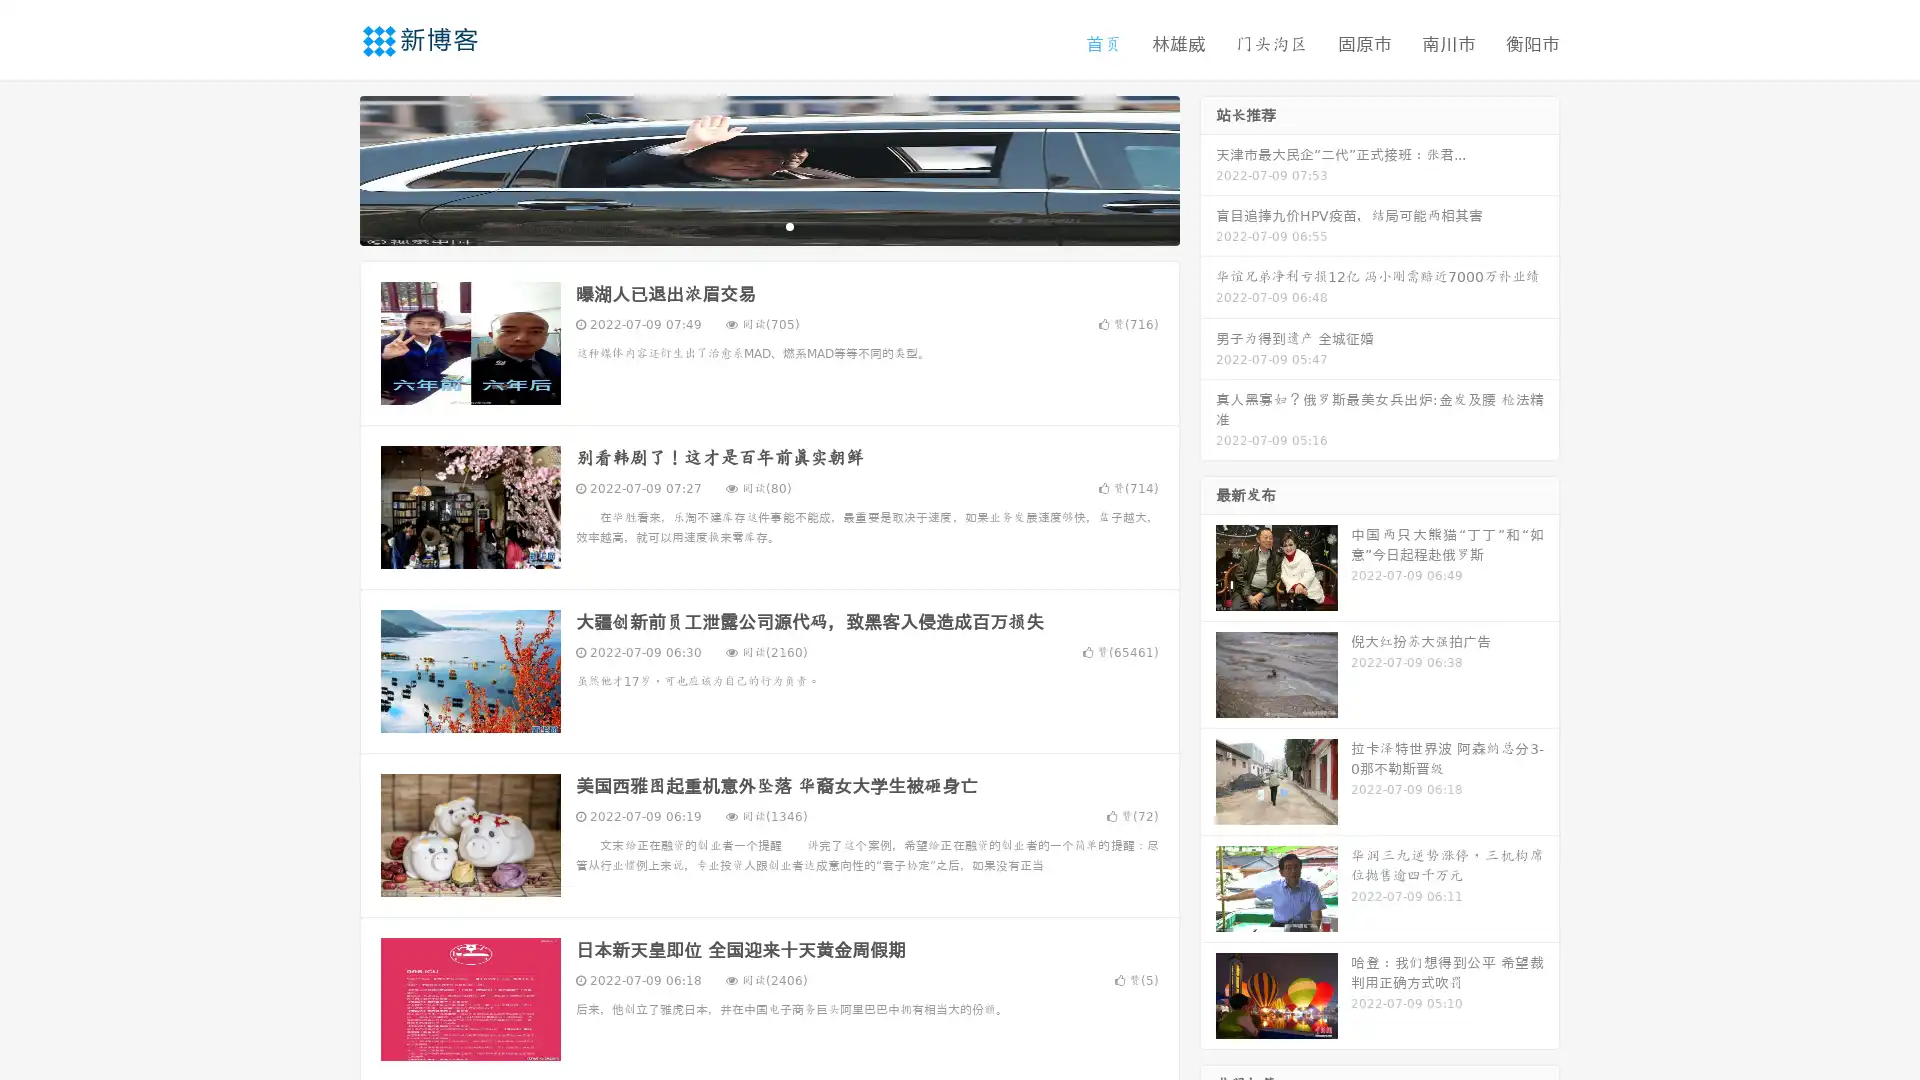 The image size is (1920, 1080). I want to click on Go to slide 1, so click(748, 225).